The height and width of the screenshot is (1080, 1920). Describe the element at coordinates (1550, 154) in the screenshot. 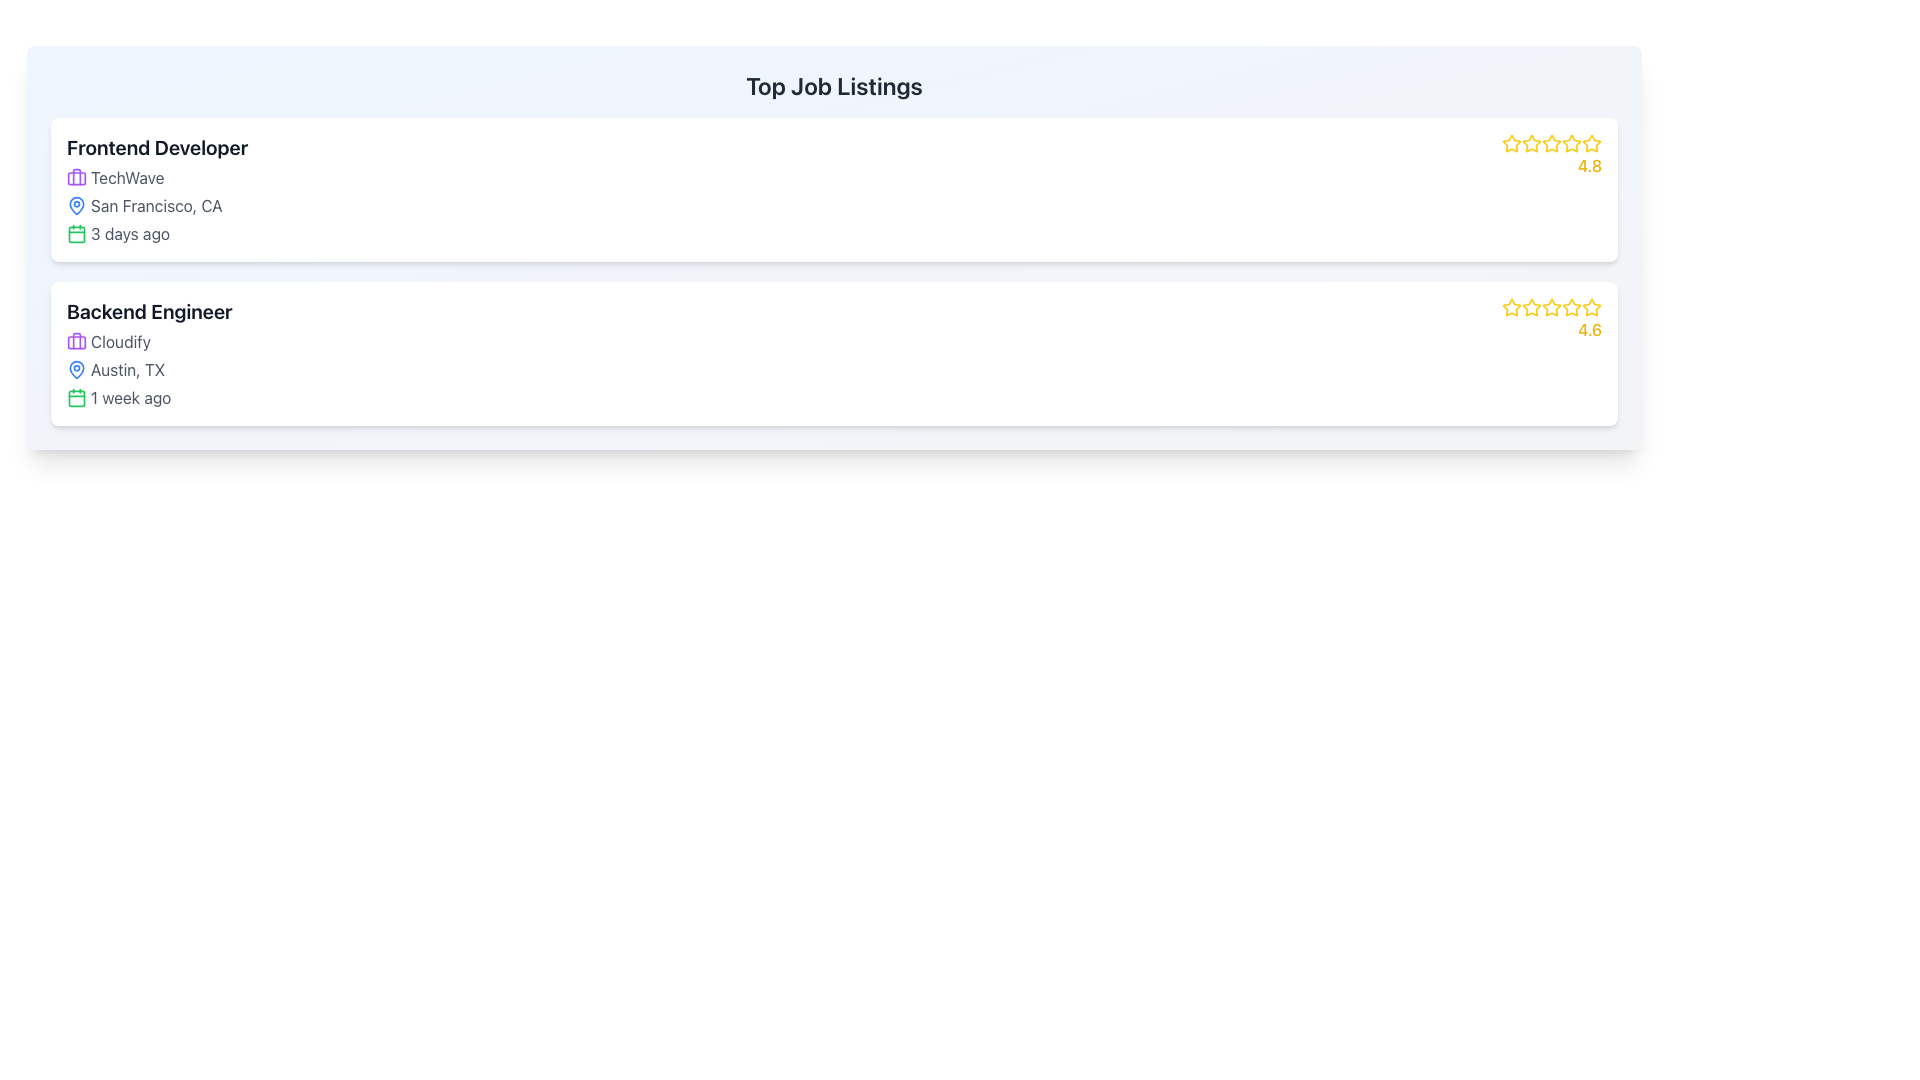

I see `the rating display element showing five golden yellow stars and the numeric text '4.8' in the top-right corner of the 'Frontend Developer' item card` at that location.